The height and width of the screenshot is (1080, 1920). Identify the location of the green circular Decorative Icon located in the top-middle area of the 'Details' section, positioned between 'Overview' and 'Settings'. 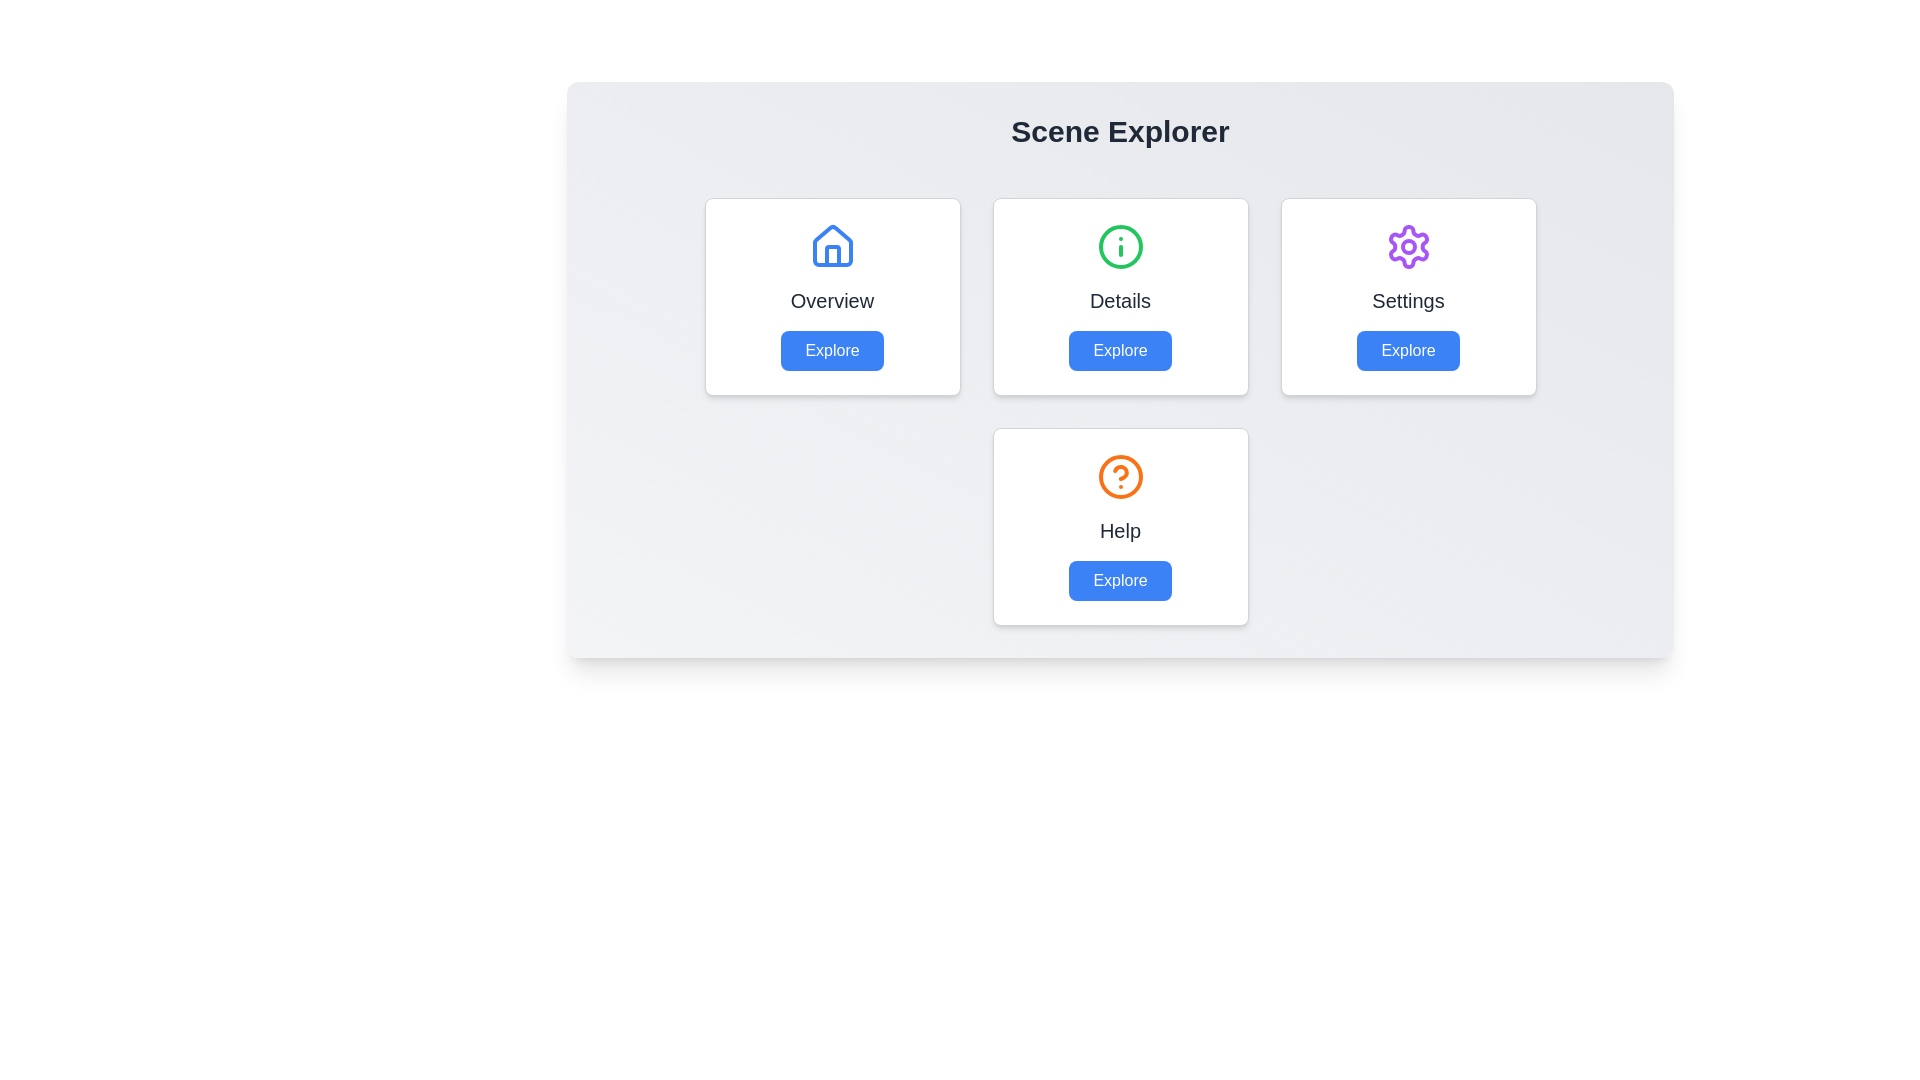
(1120, 245).